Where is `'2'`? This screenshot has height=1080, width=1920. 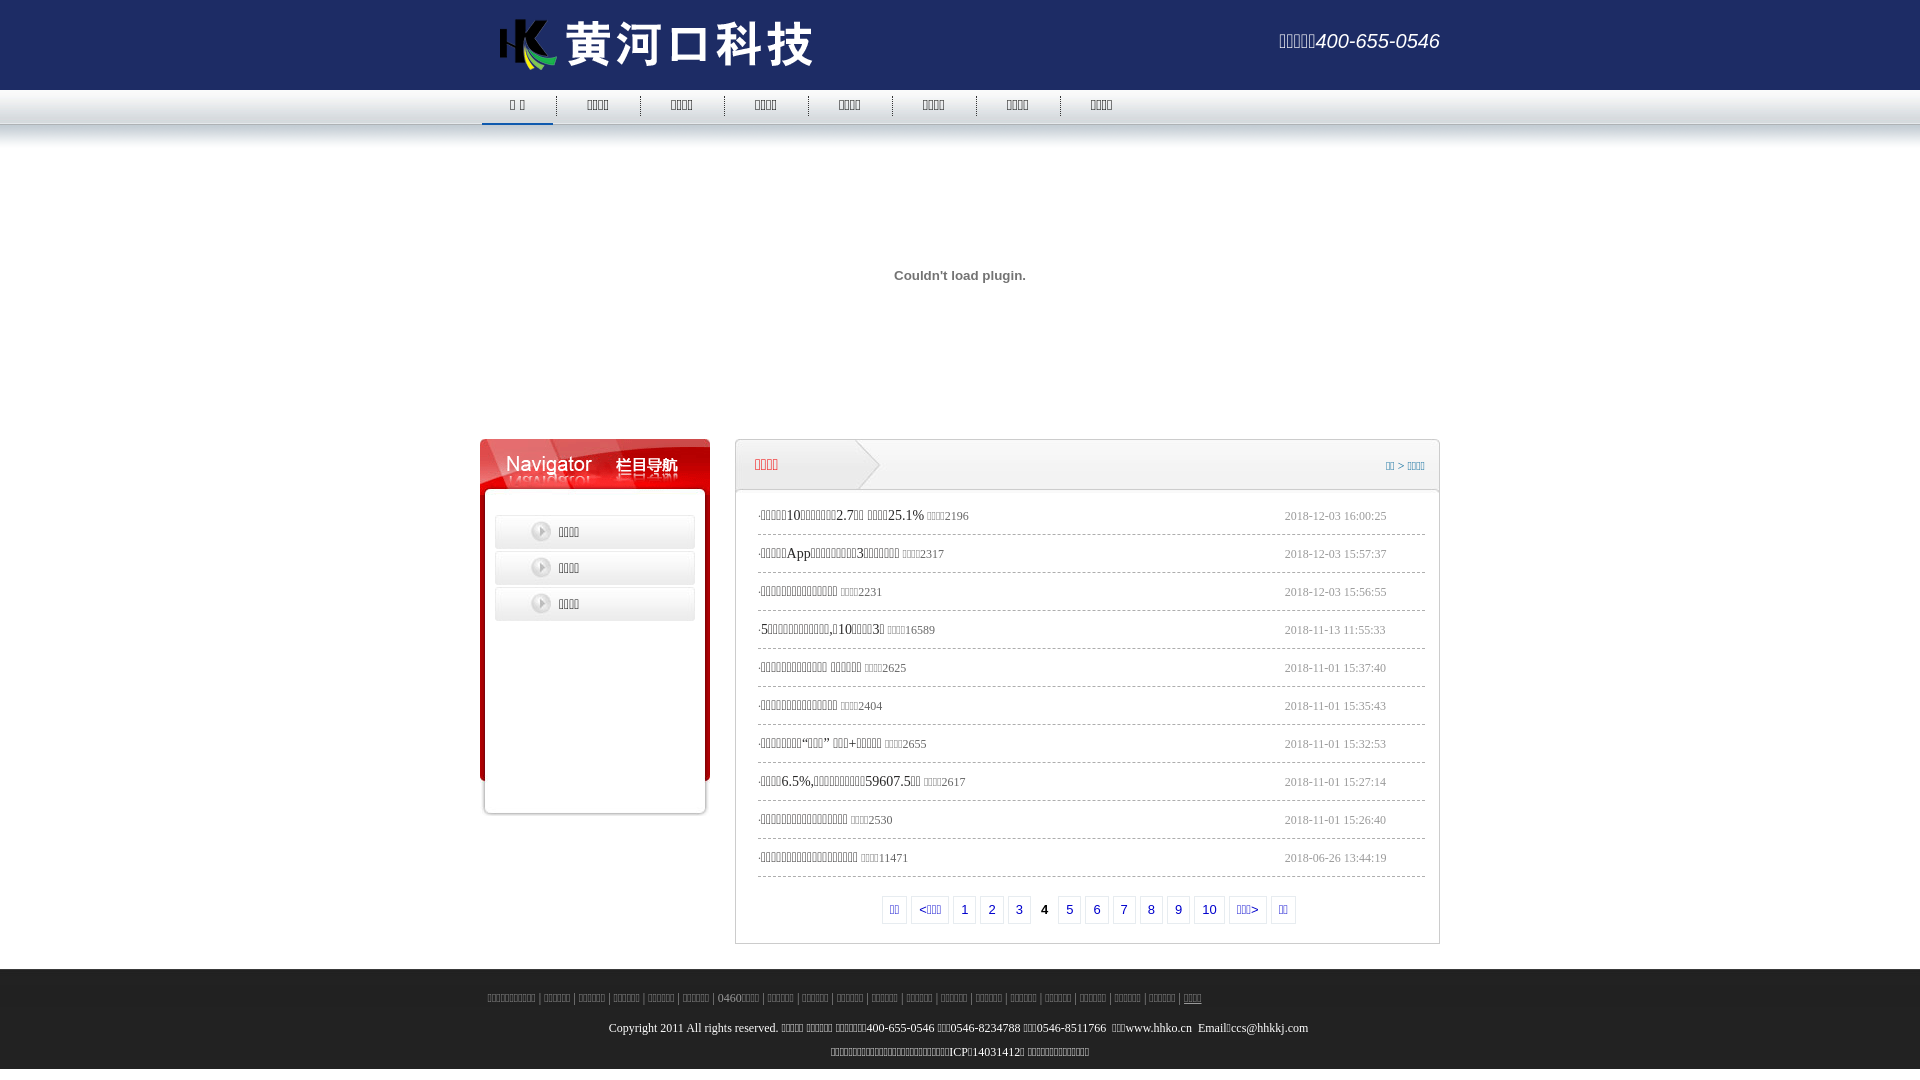 '2' is located at coordinates (991, 910).